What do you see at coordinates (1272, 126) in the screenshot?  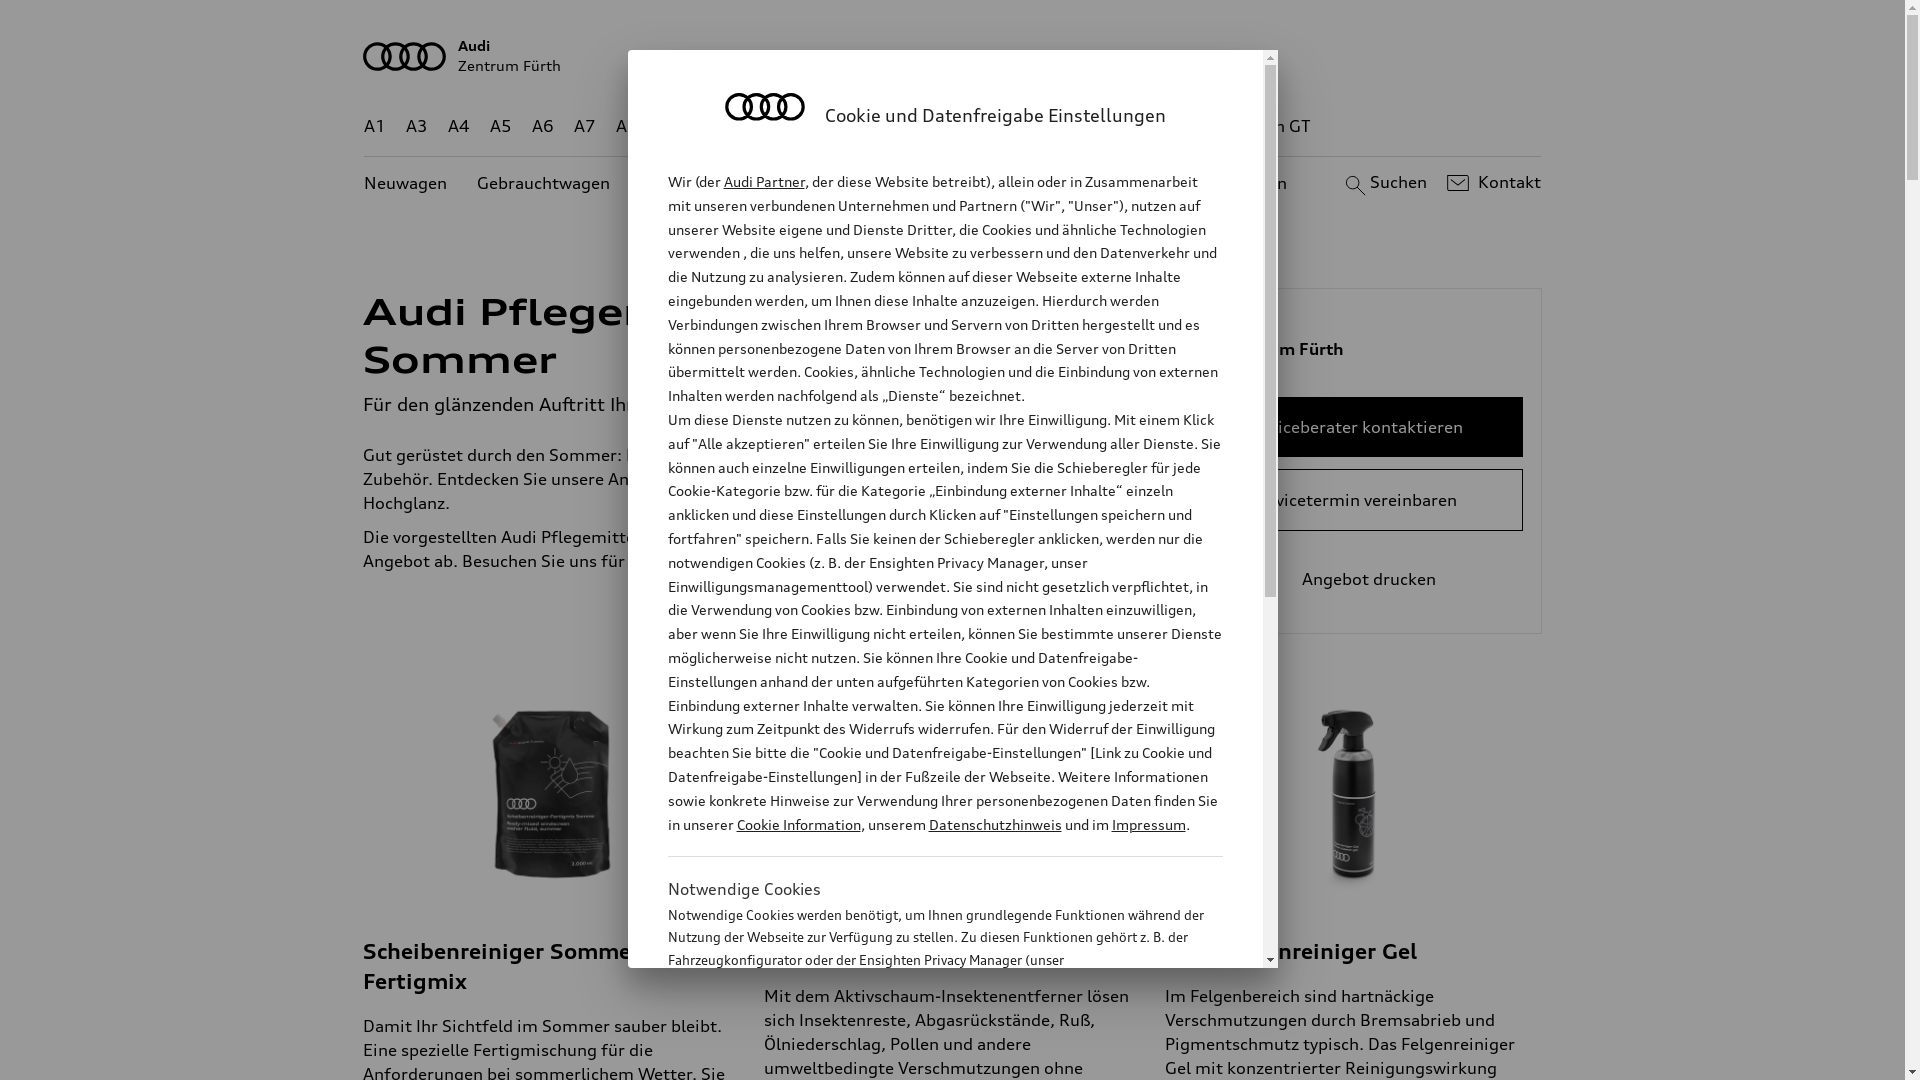 I see `'e-tron GT'` at bounding box center [1272, 126].